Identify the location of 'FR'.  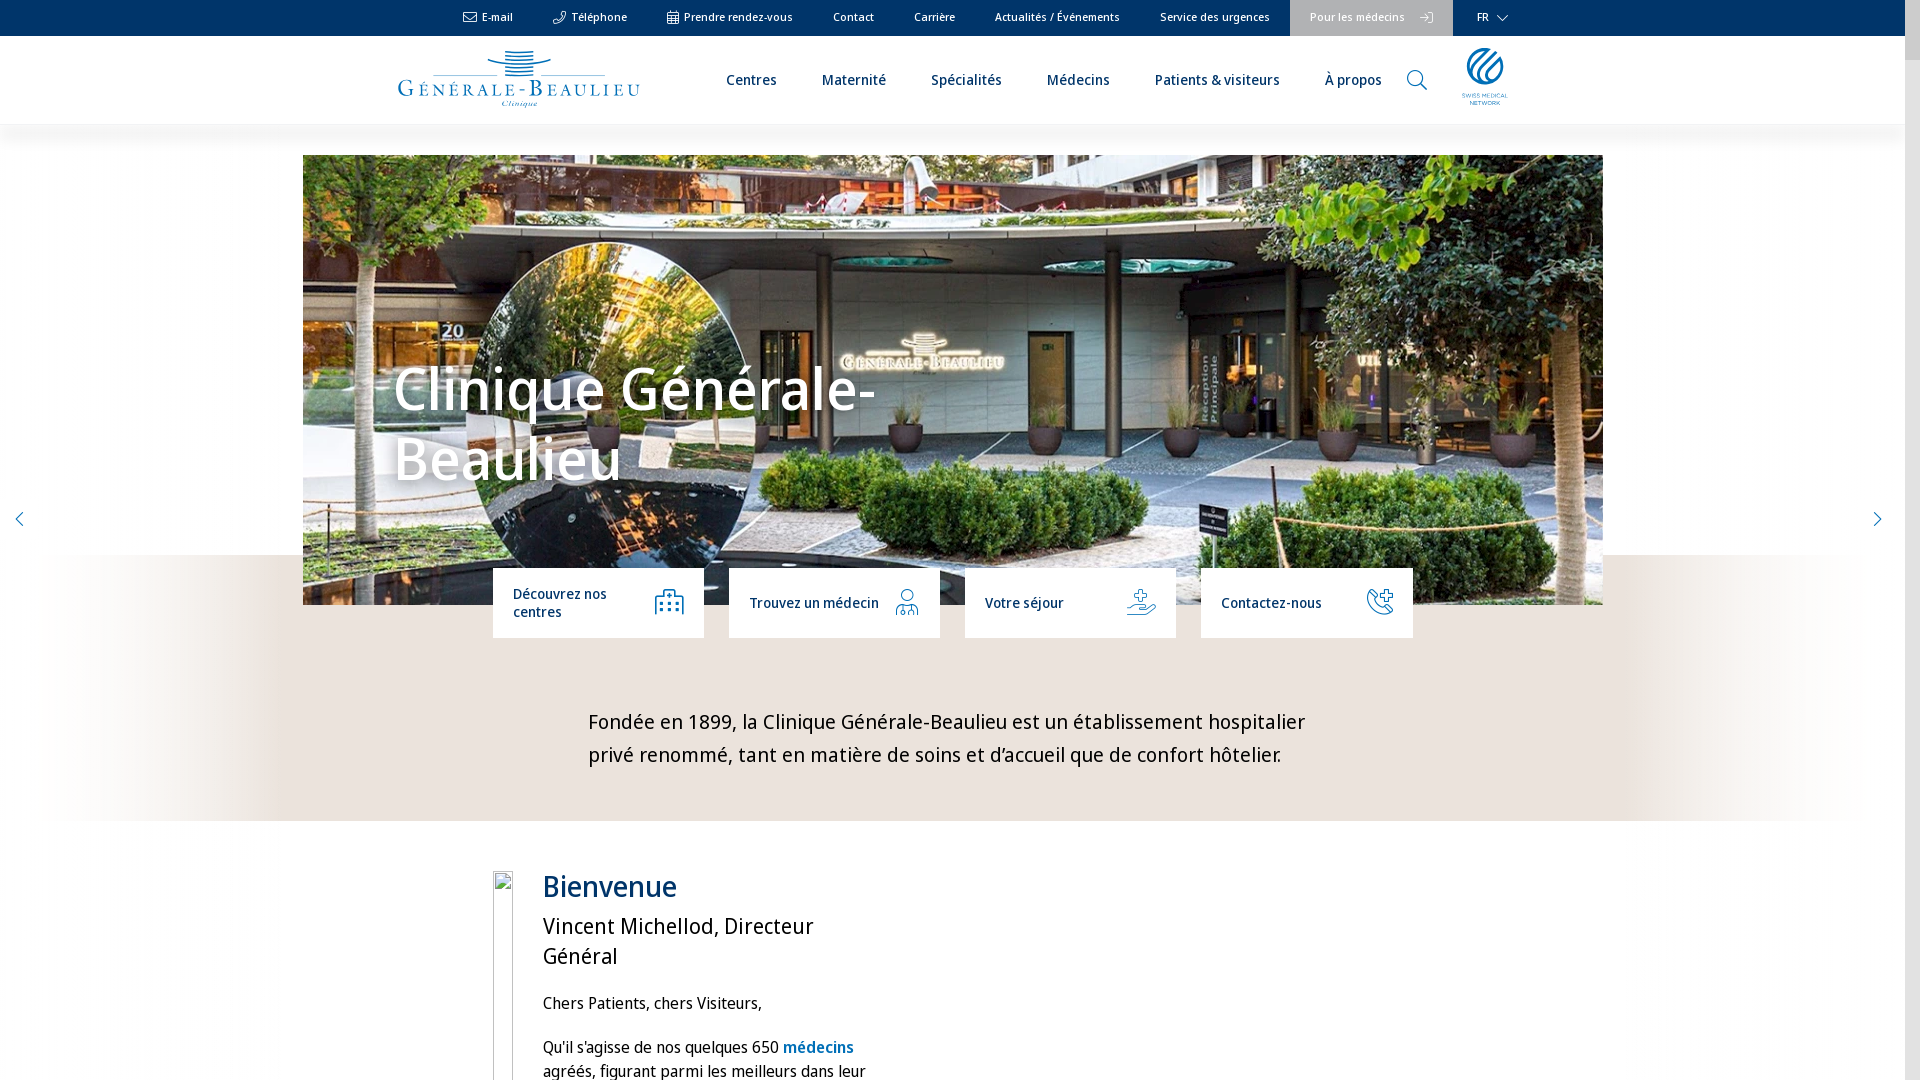
(1488, 18).